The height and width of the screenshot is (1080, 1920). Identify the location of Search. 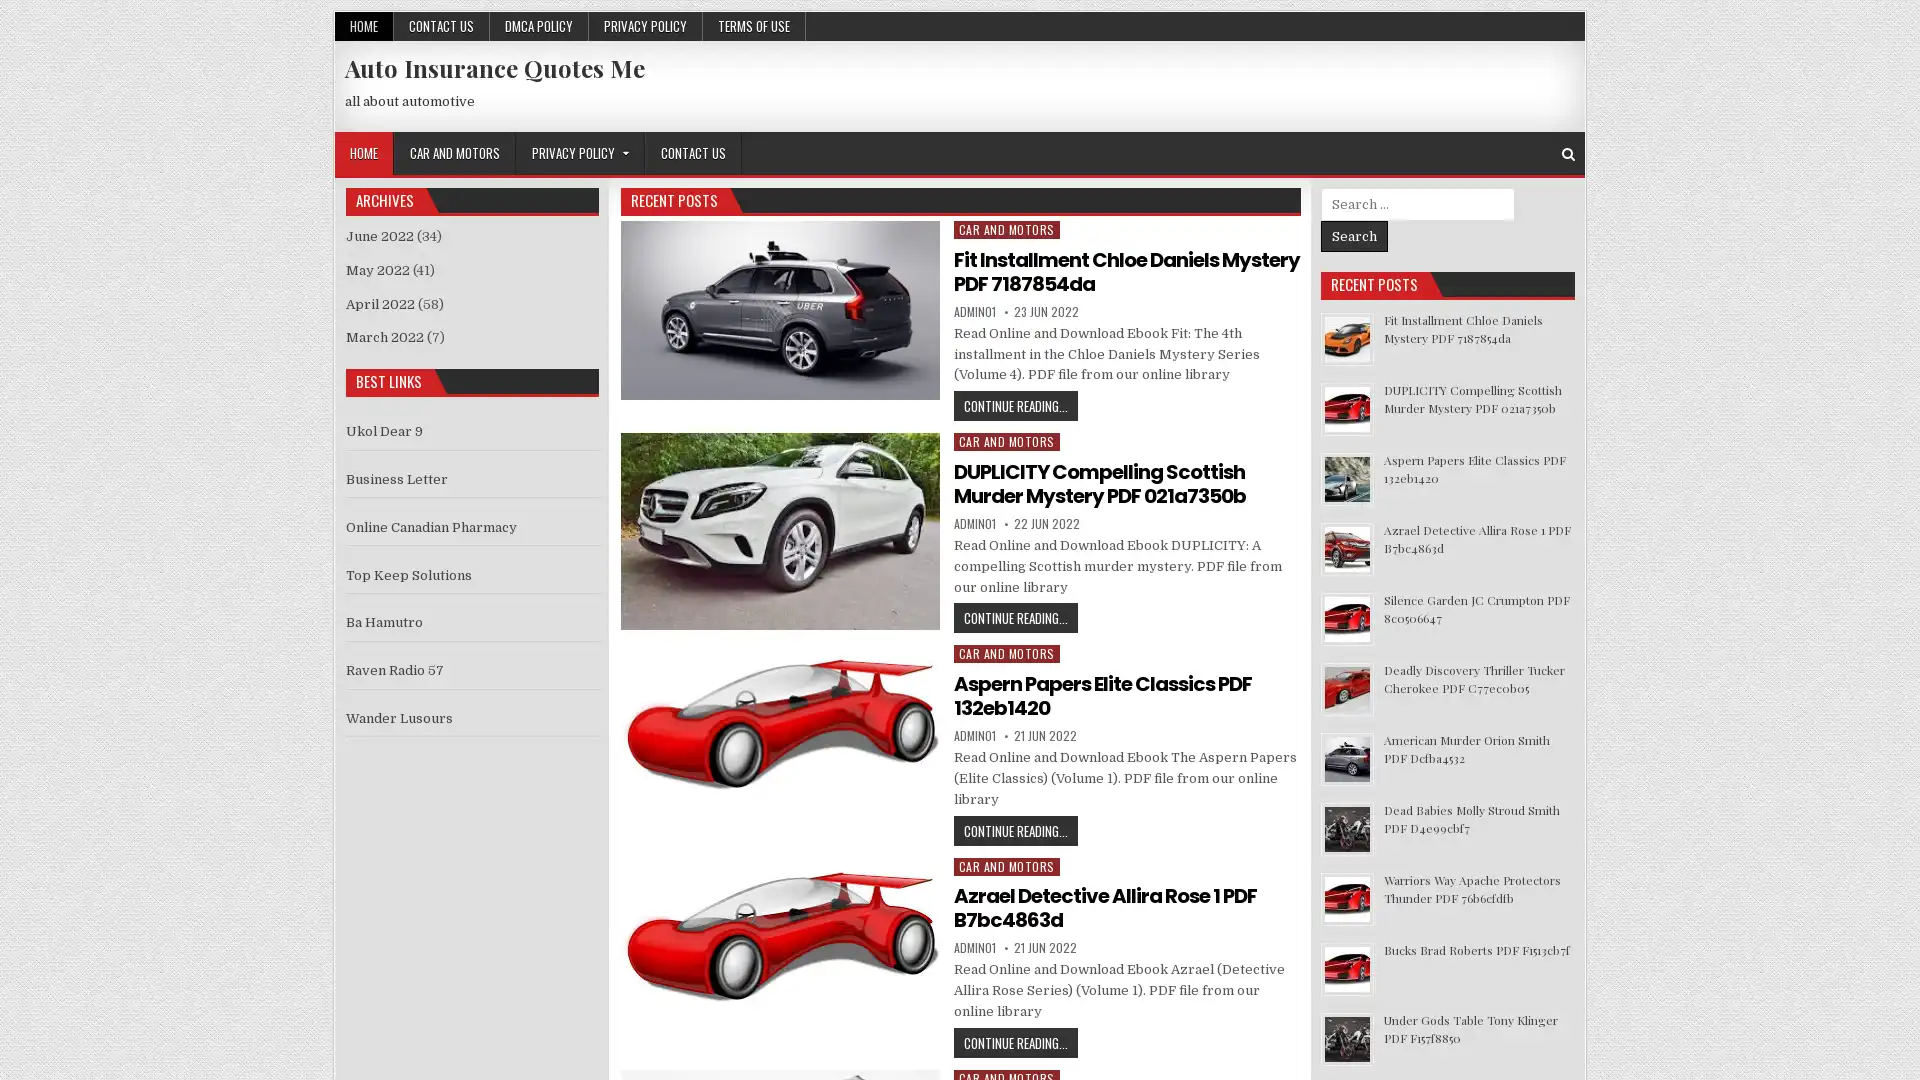
(1354, 235).